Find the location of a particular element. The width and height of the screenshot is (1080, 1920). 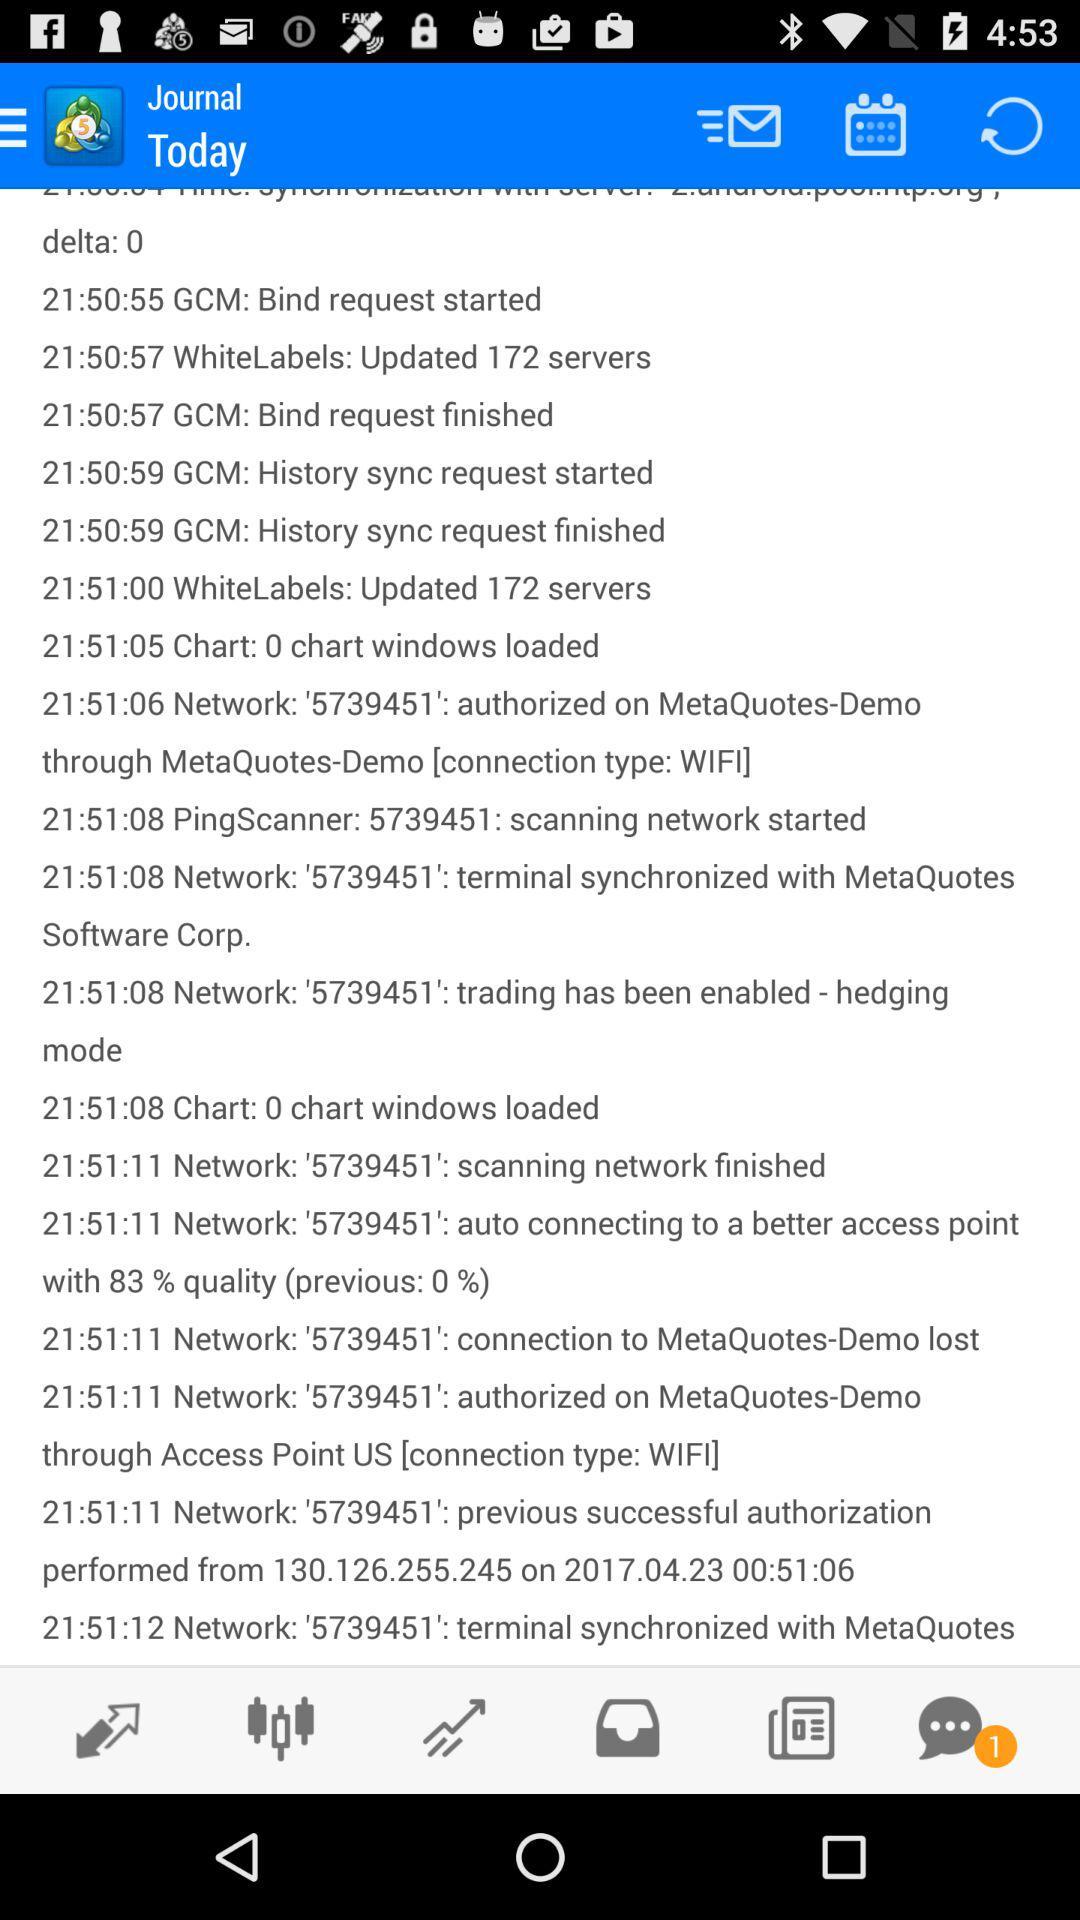

the sliders icon is located at coordinates (280, 1848).